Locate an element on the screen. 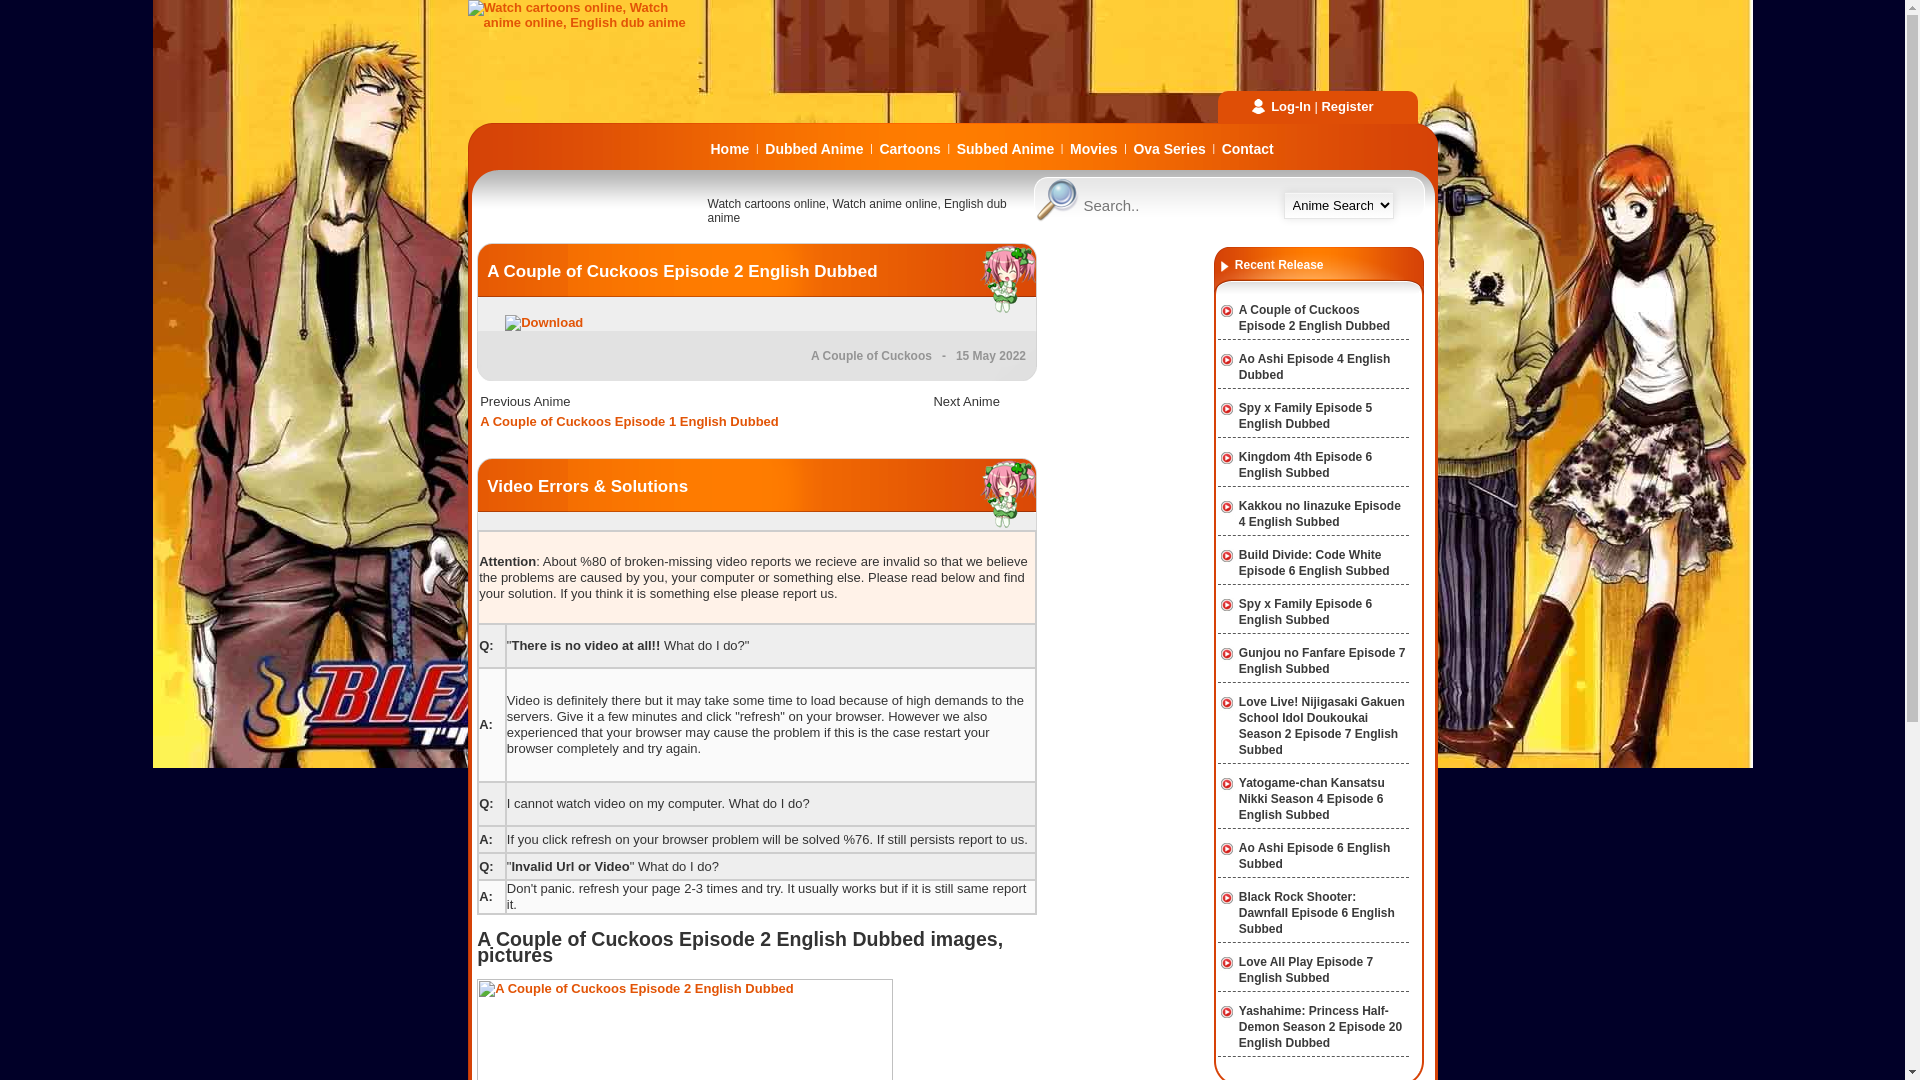 Image resolution: width=1920 pixels, height=1080 pixels. 'Gunjou no Fanfare Episode 7 English Subbed' is located at coordinates (1237, 660).